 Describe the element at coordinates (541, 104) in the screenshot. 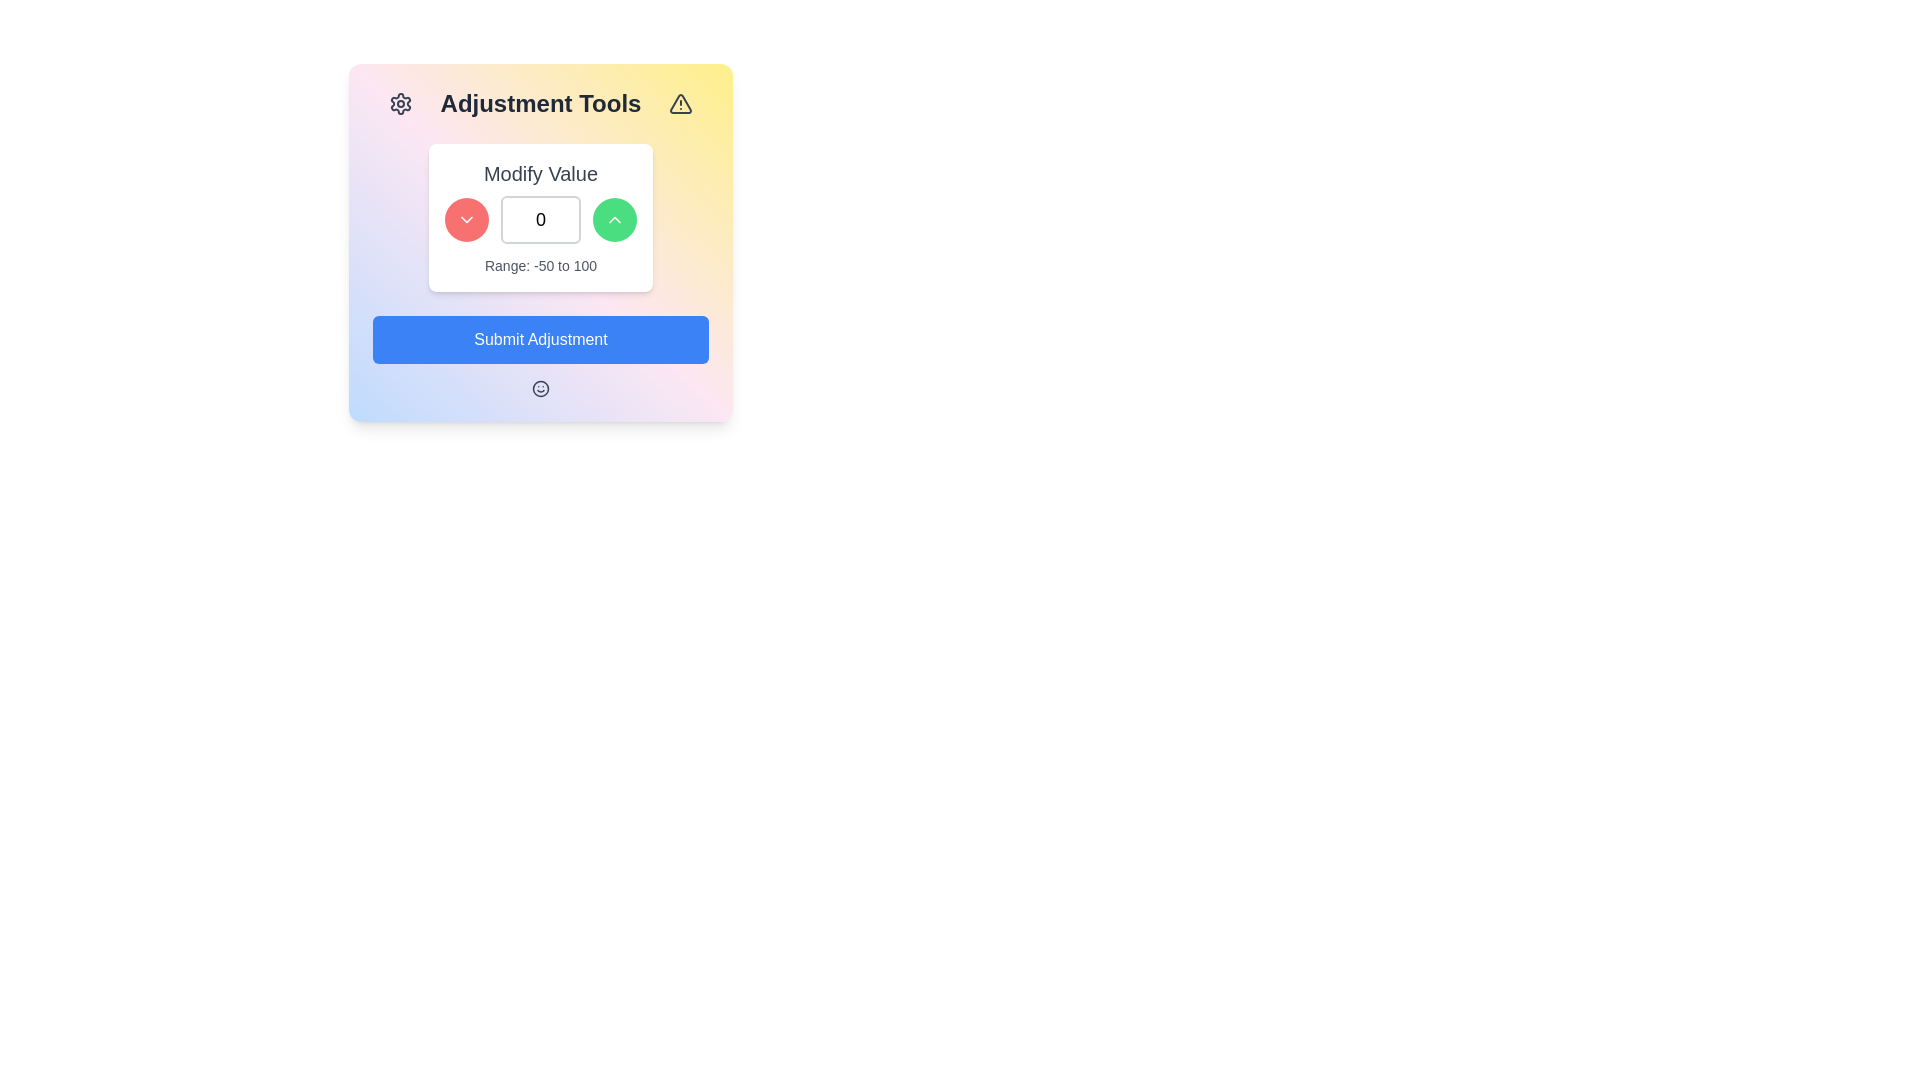

I see `text header located at the topmost section of the adjustment tools card, which is flanked by a settings gear icon on the left and an alert icon on the right` at that location.